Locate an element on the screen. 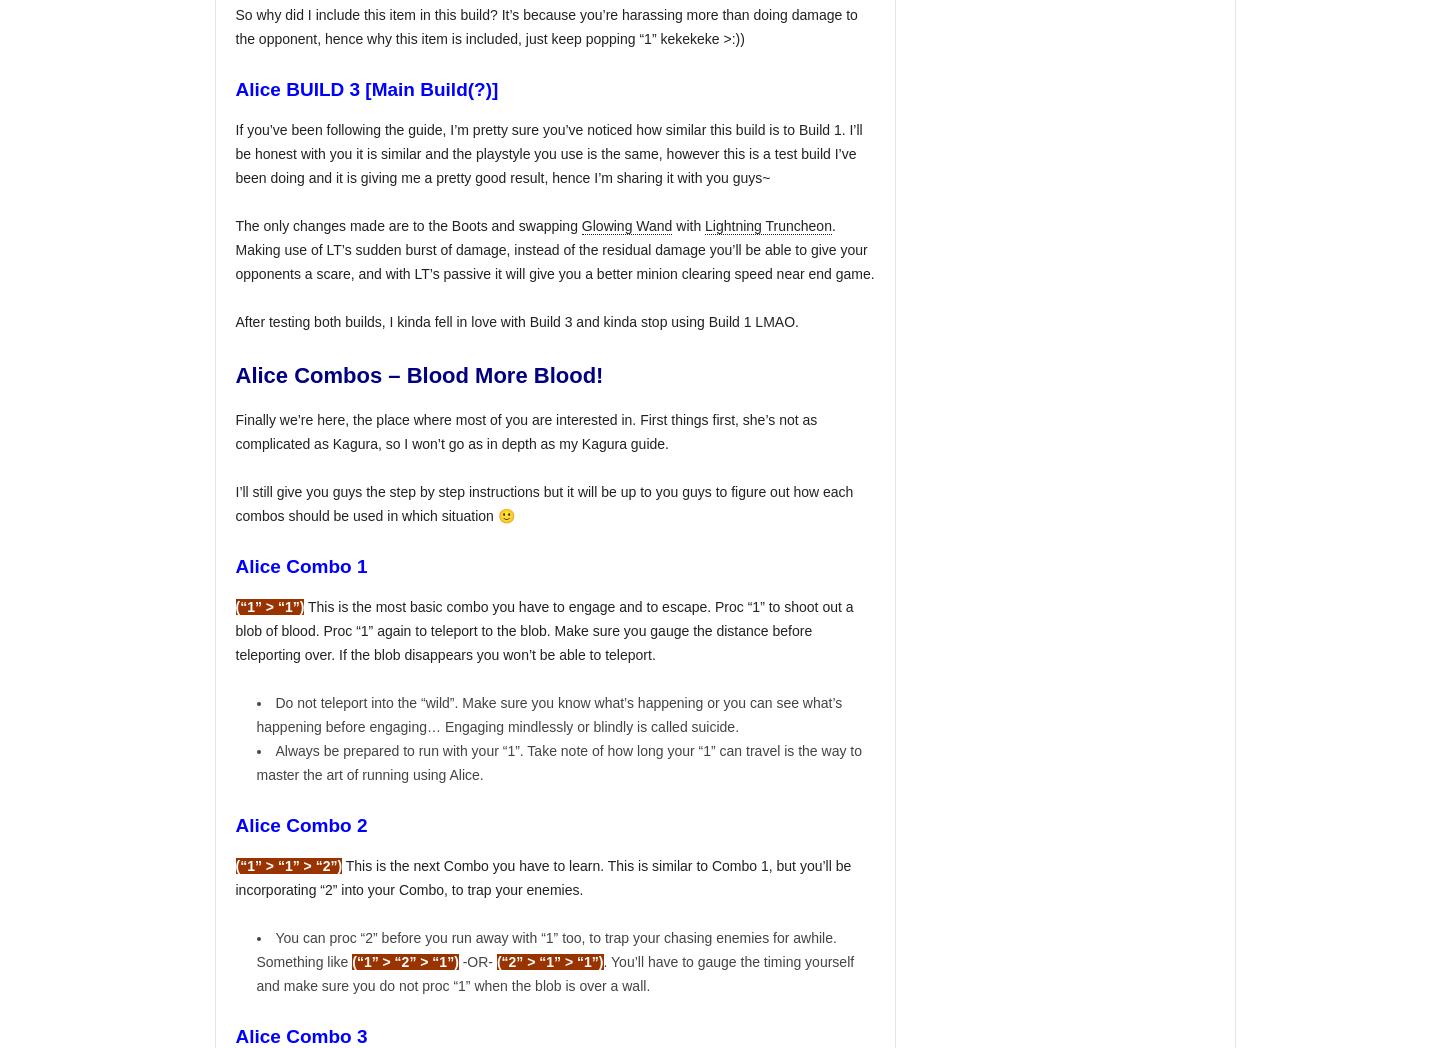 The height and width of the screenshot is (1048, 1450). 'This is the next Combo you have to learn. This is similar to Combo 1, but you’ll be incorporating “2” into your Combo, to trap your enemies.' is located at coordinates (543, 877).